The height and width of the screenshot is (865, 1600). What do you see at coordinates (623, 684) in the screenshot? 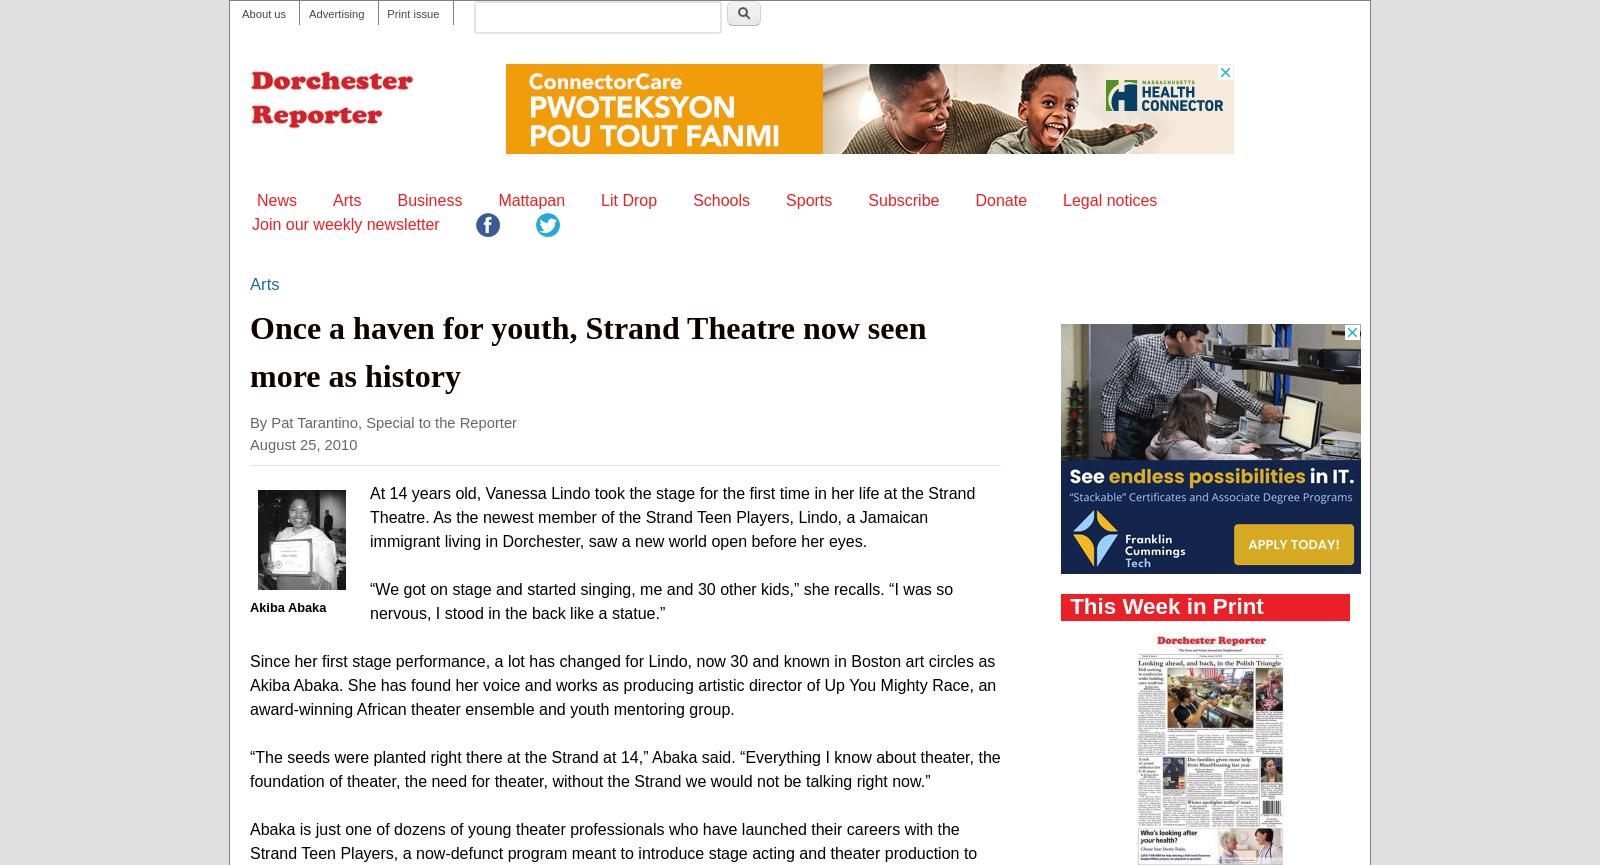
I see `'Since her first stage performance, a lot has changed for Lindo, now 30 and known in Boston art circles as Akiba Abaka. She has found her voice and works as producing artistic director of Up You Mighty Race, an award-winning African theater ensemble and youth mentoring group.'` at bounding box center [623, 684].